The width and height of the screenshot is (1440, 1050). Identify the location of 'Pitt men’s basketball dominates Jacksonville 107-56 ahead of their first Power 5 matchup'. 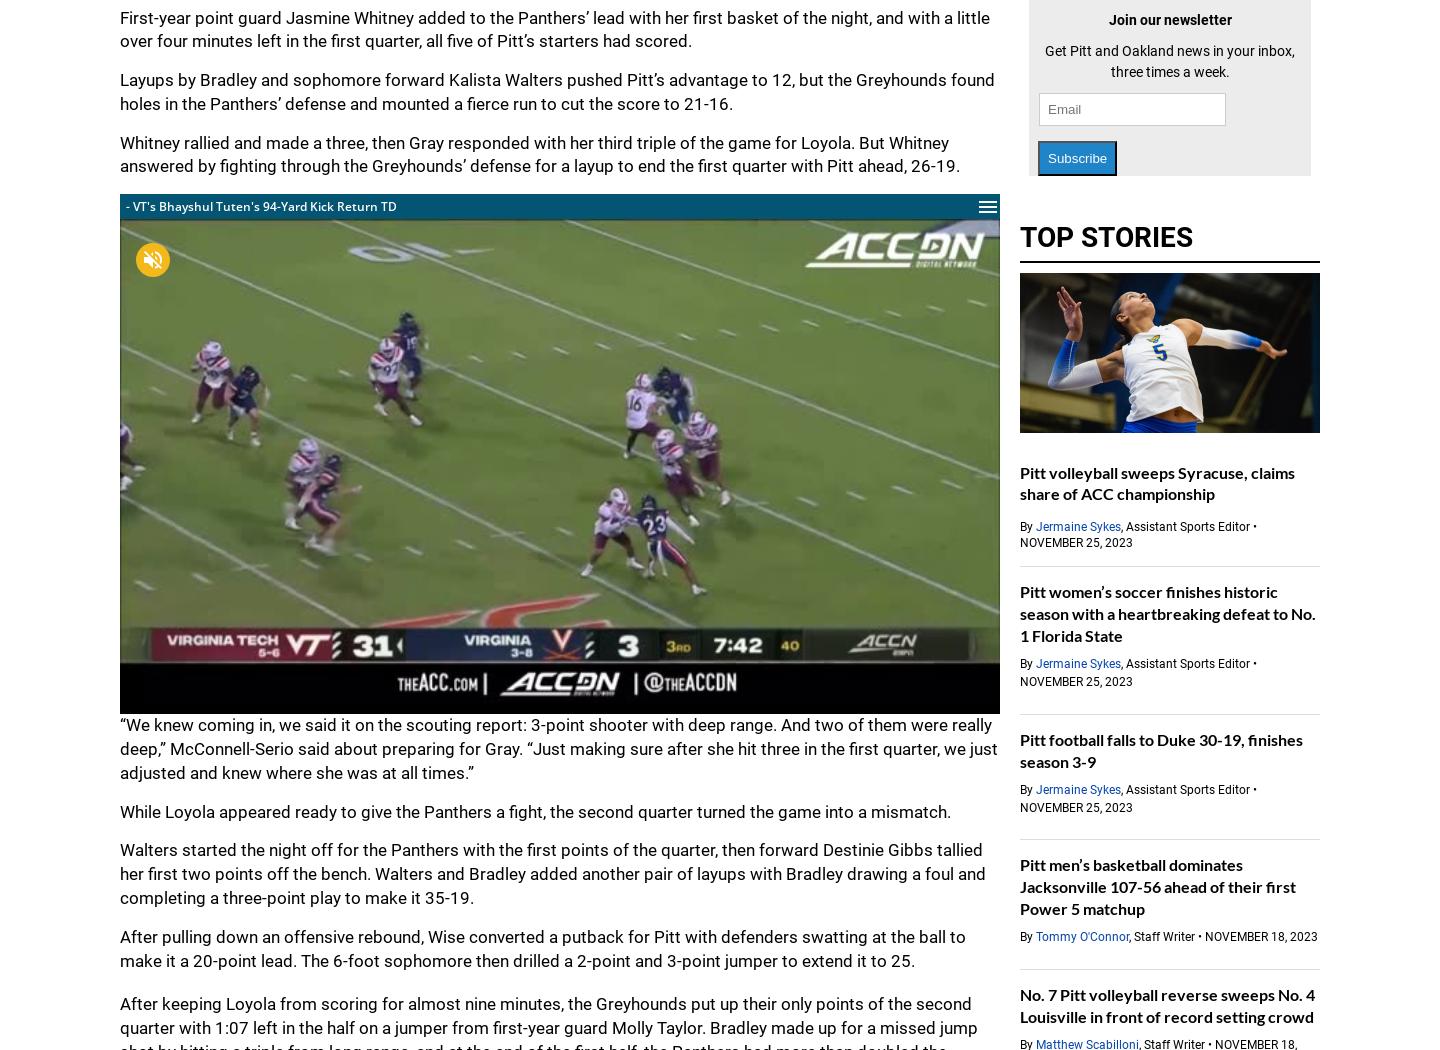
(1158, 885).